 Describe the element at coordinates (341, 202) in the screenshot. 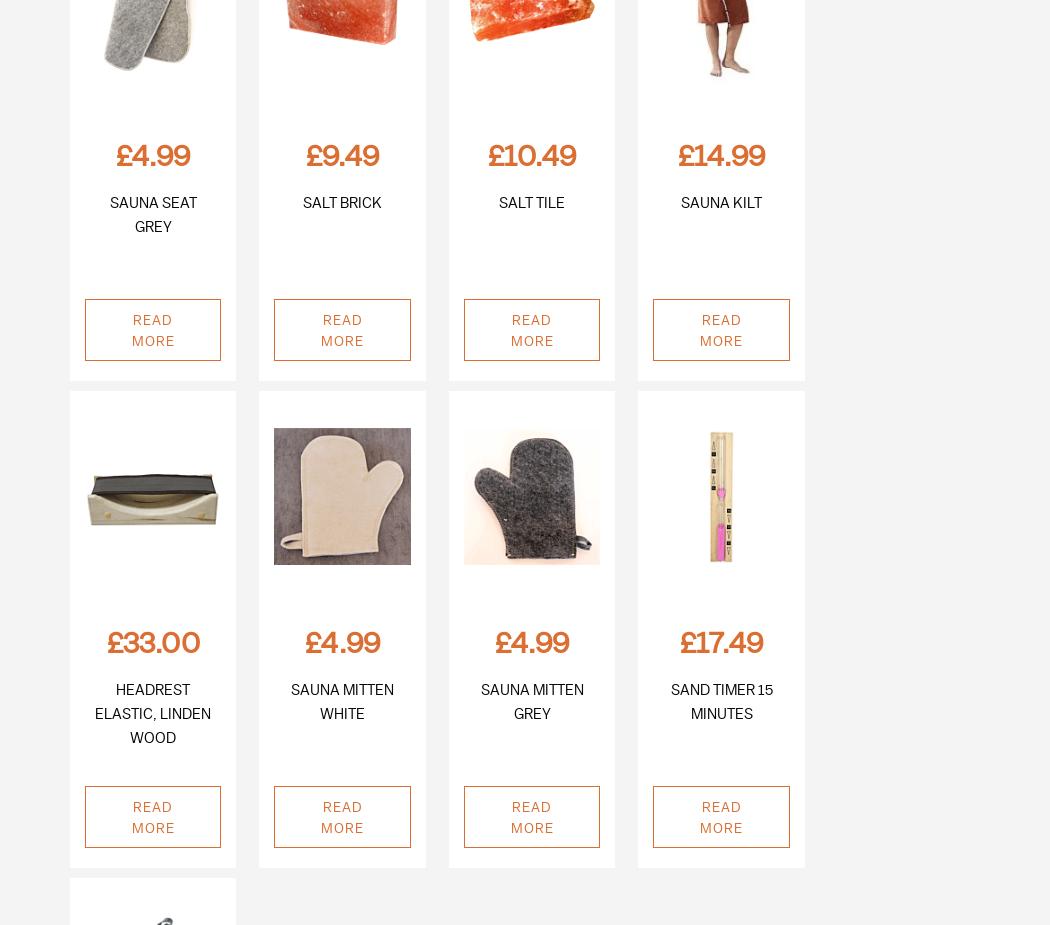

I see `'Salt Brick'` at that location.